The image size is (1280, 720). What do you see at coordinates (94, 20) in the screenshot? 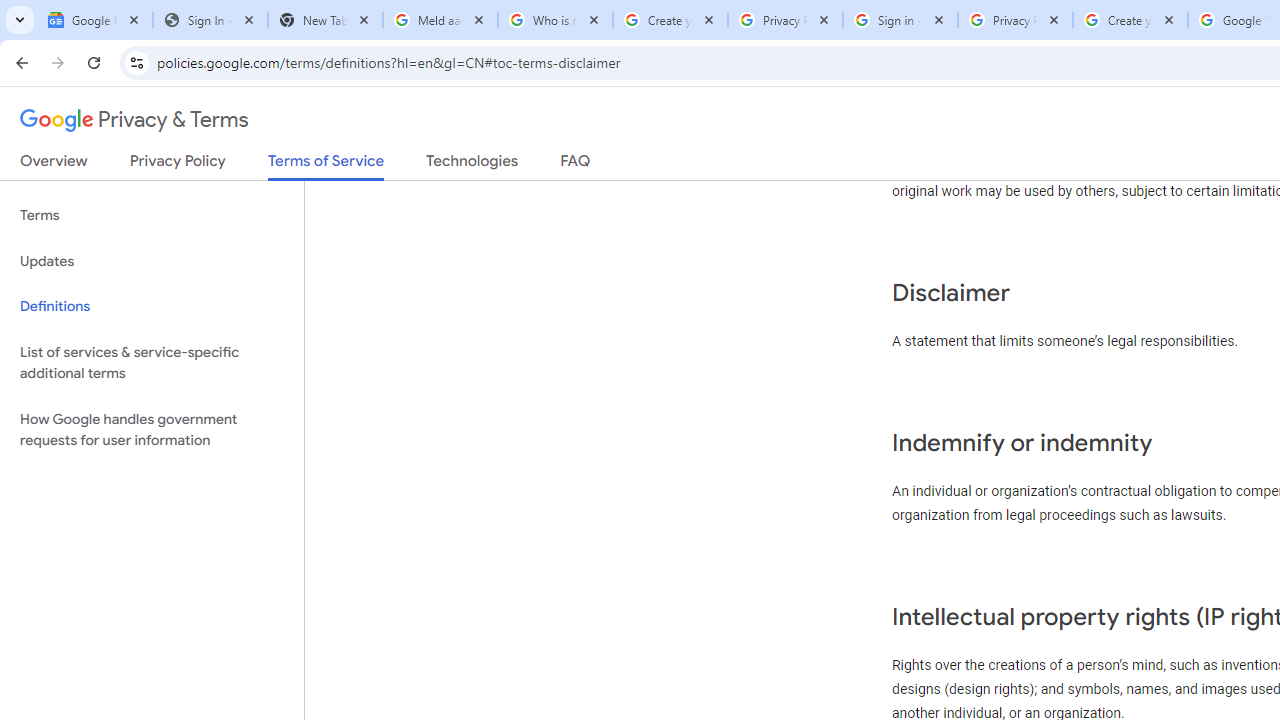
I see `'Google News'` at bounding box center [94, 20].